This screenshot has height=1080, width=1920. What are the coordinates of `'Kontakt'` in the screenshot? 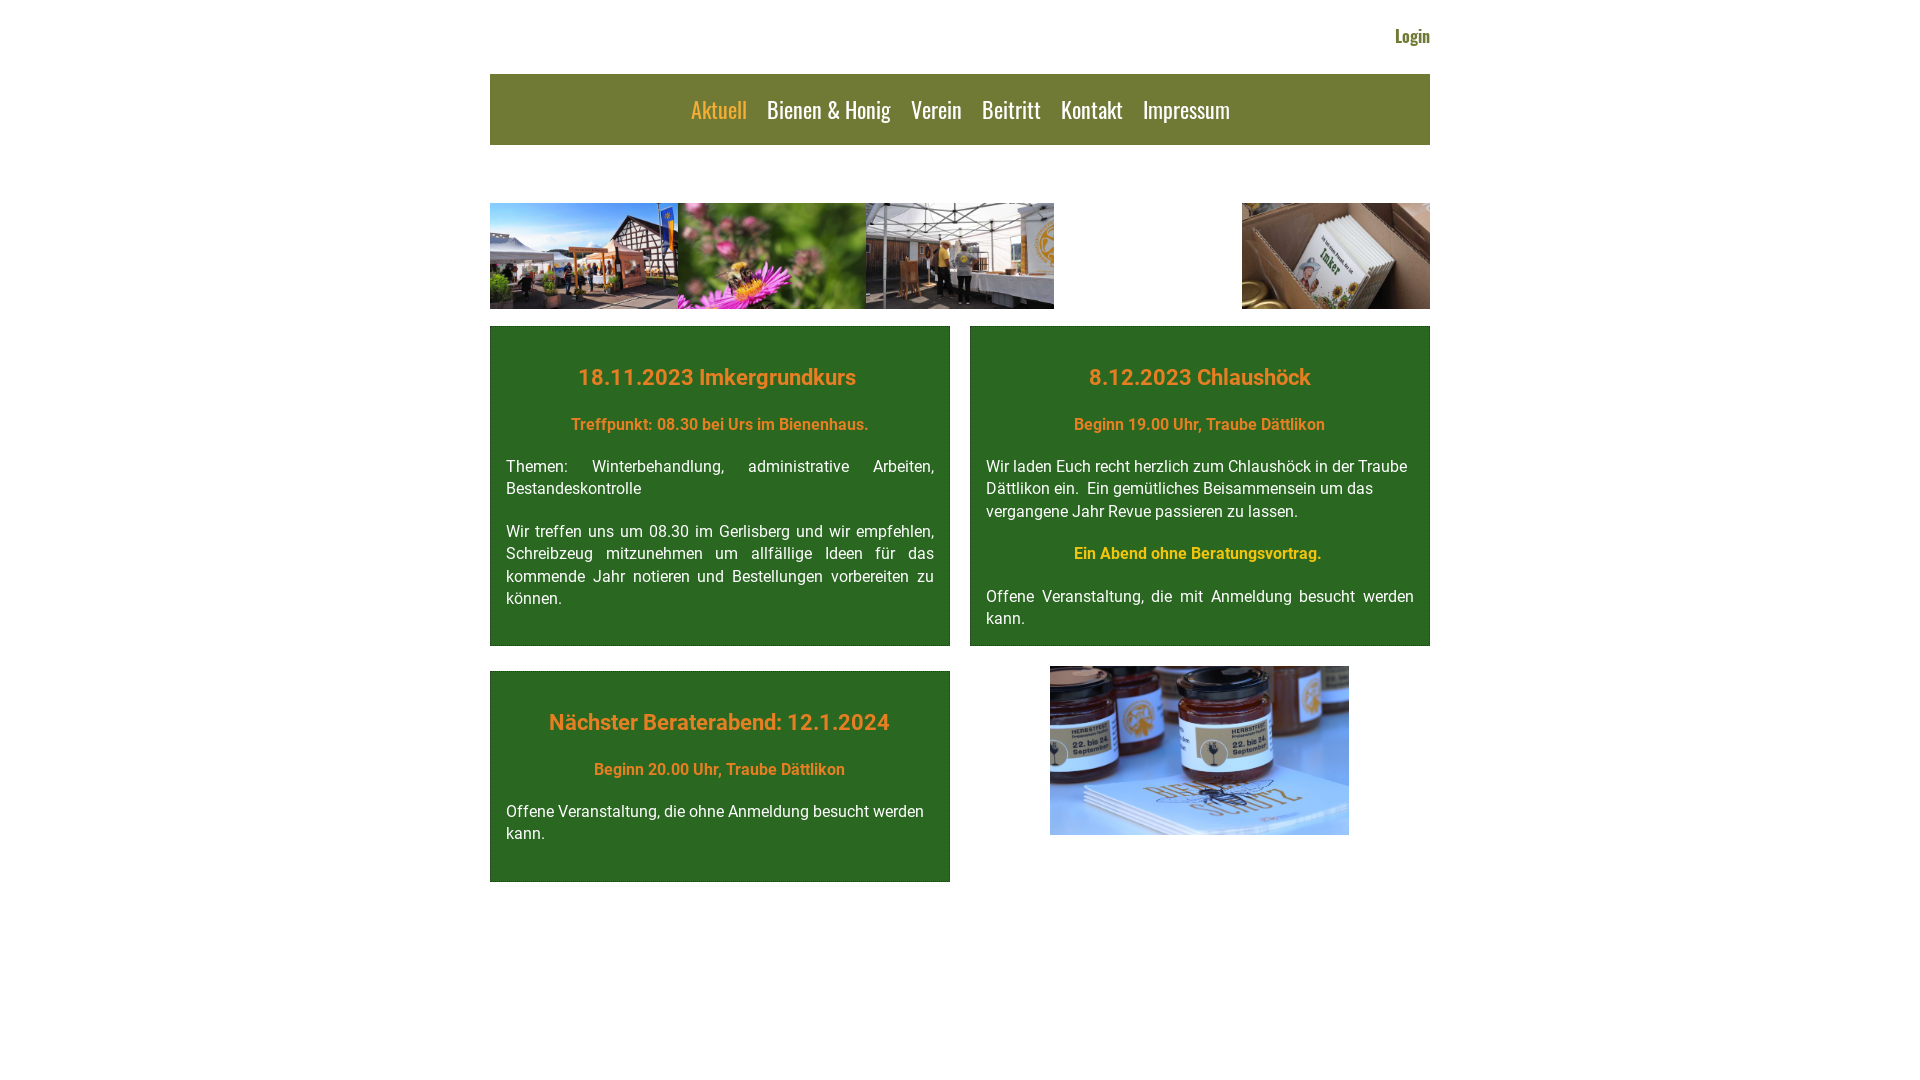 It's located at (1089, 109).